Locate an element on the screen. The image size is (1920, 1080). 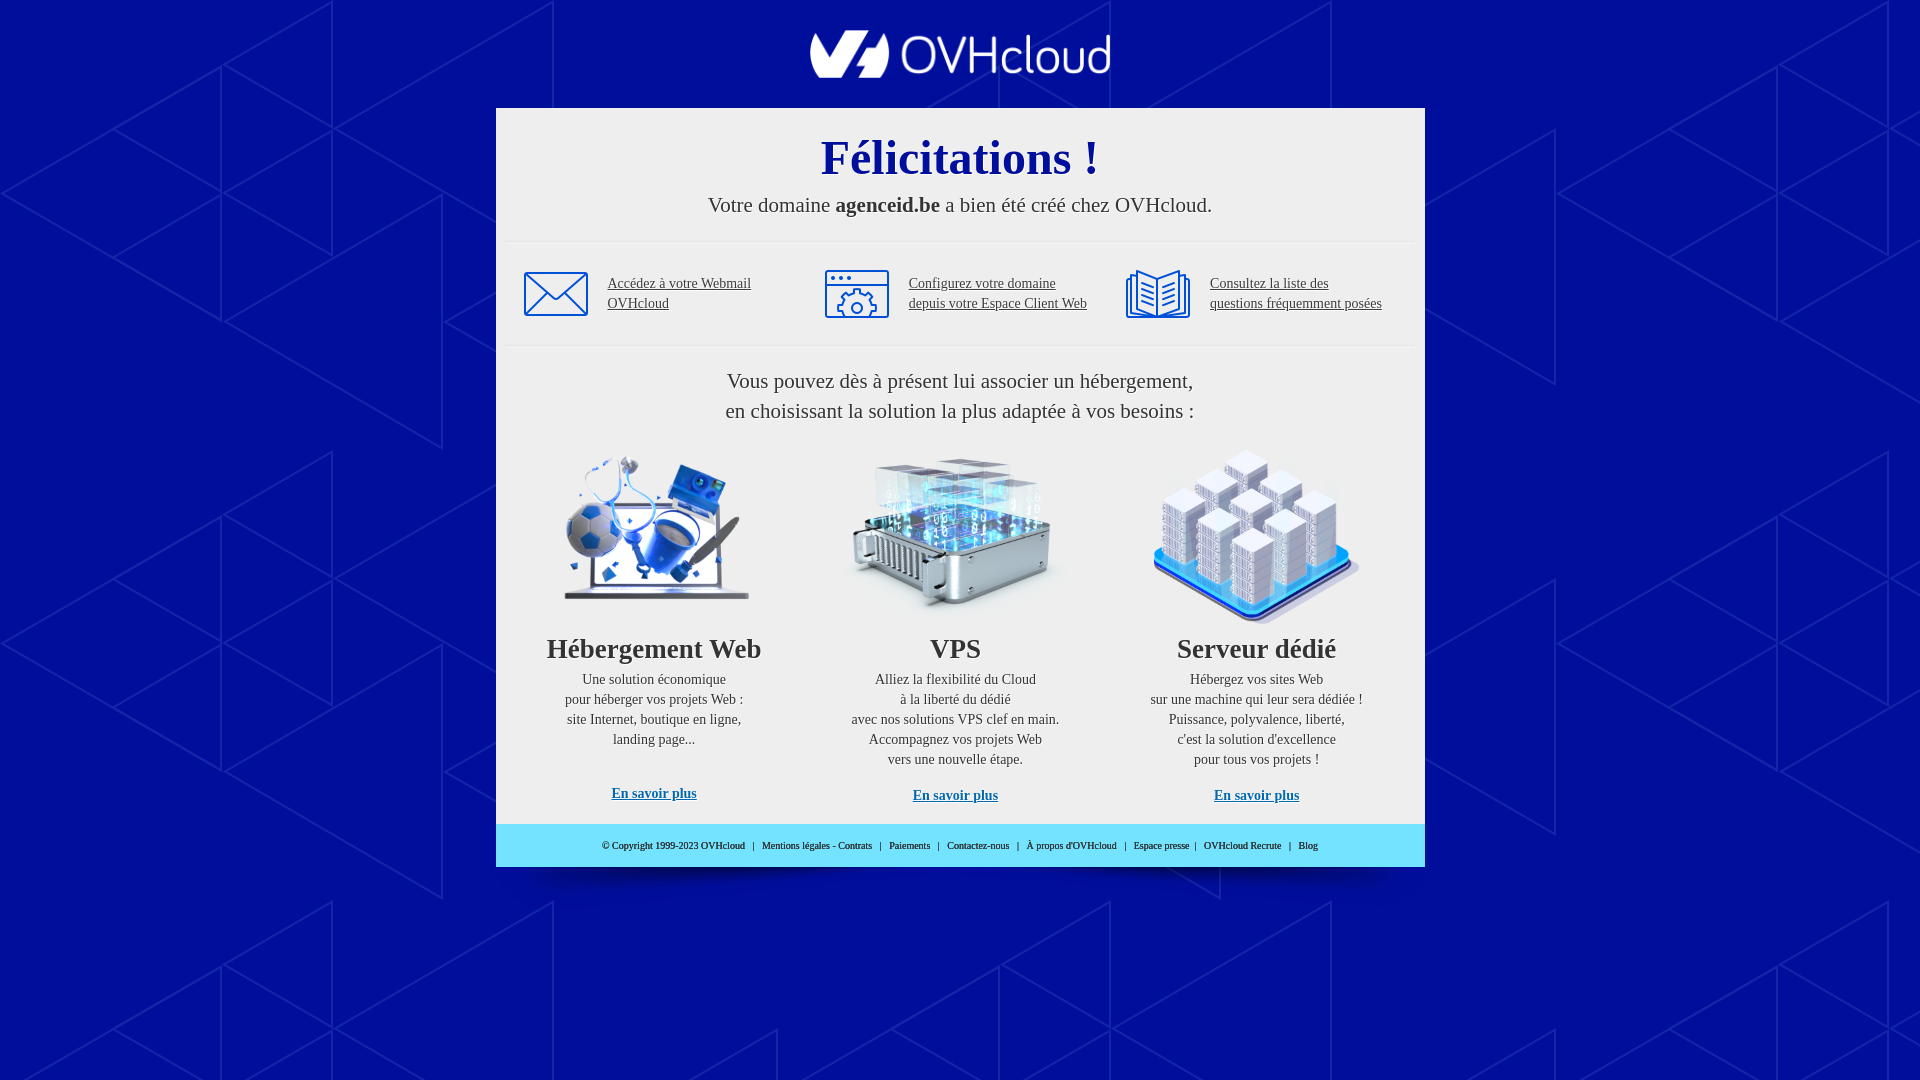
'Espace presse' is located at coordinates (1161, 845).